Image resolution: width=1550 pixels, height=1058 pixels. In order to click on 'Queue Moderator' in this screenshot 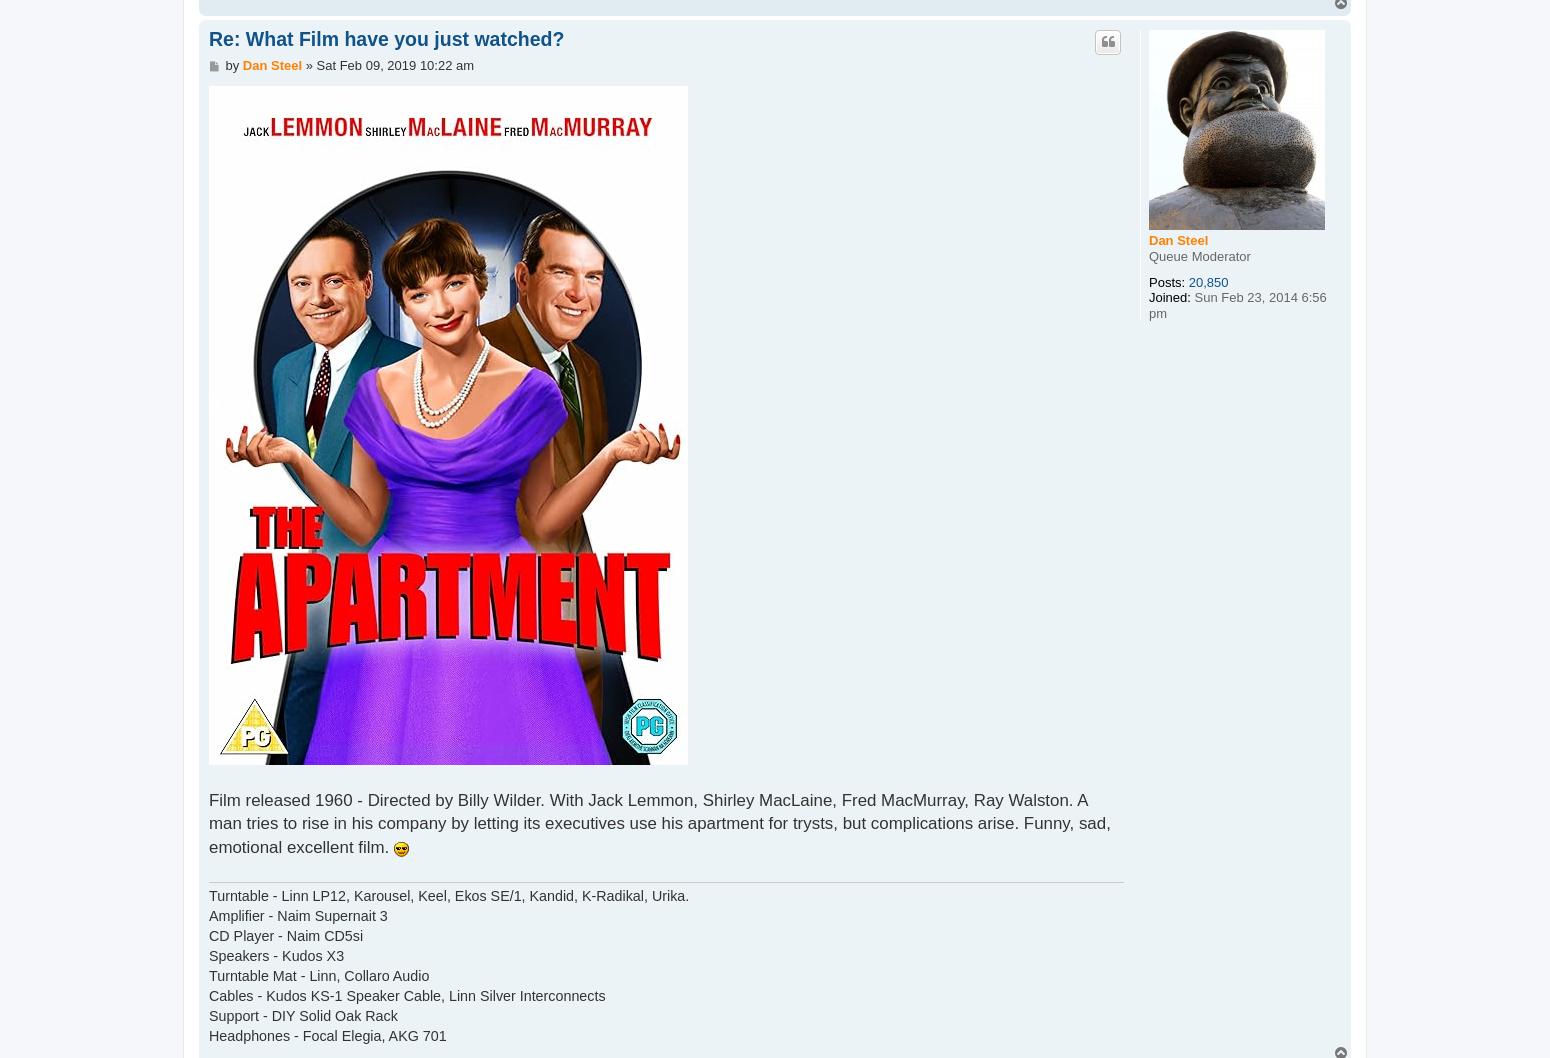, I will do `click(1199, 255)`.